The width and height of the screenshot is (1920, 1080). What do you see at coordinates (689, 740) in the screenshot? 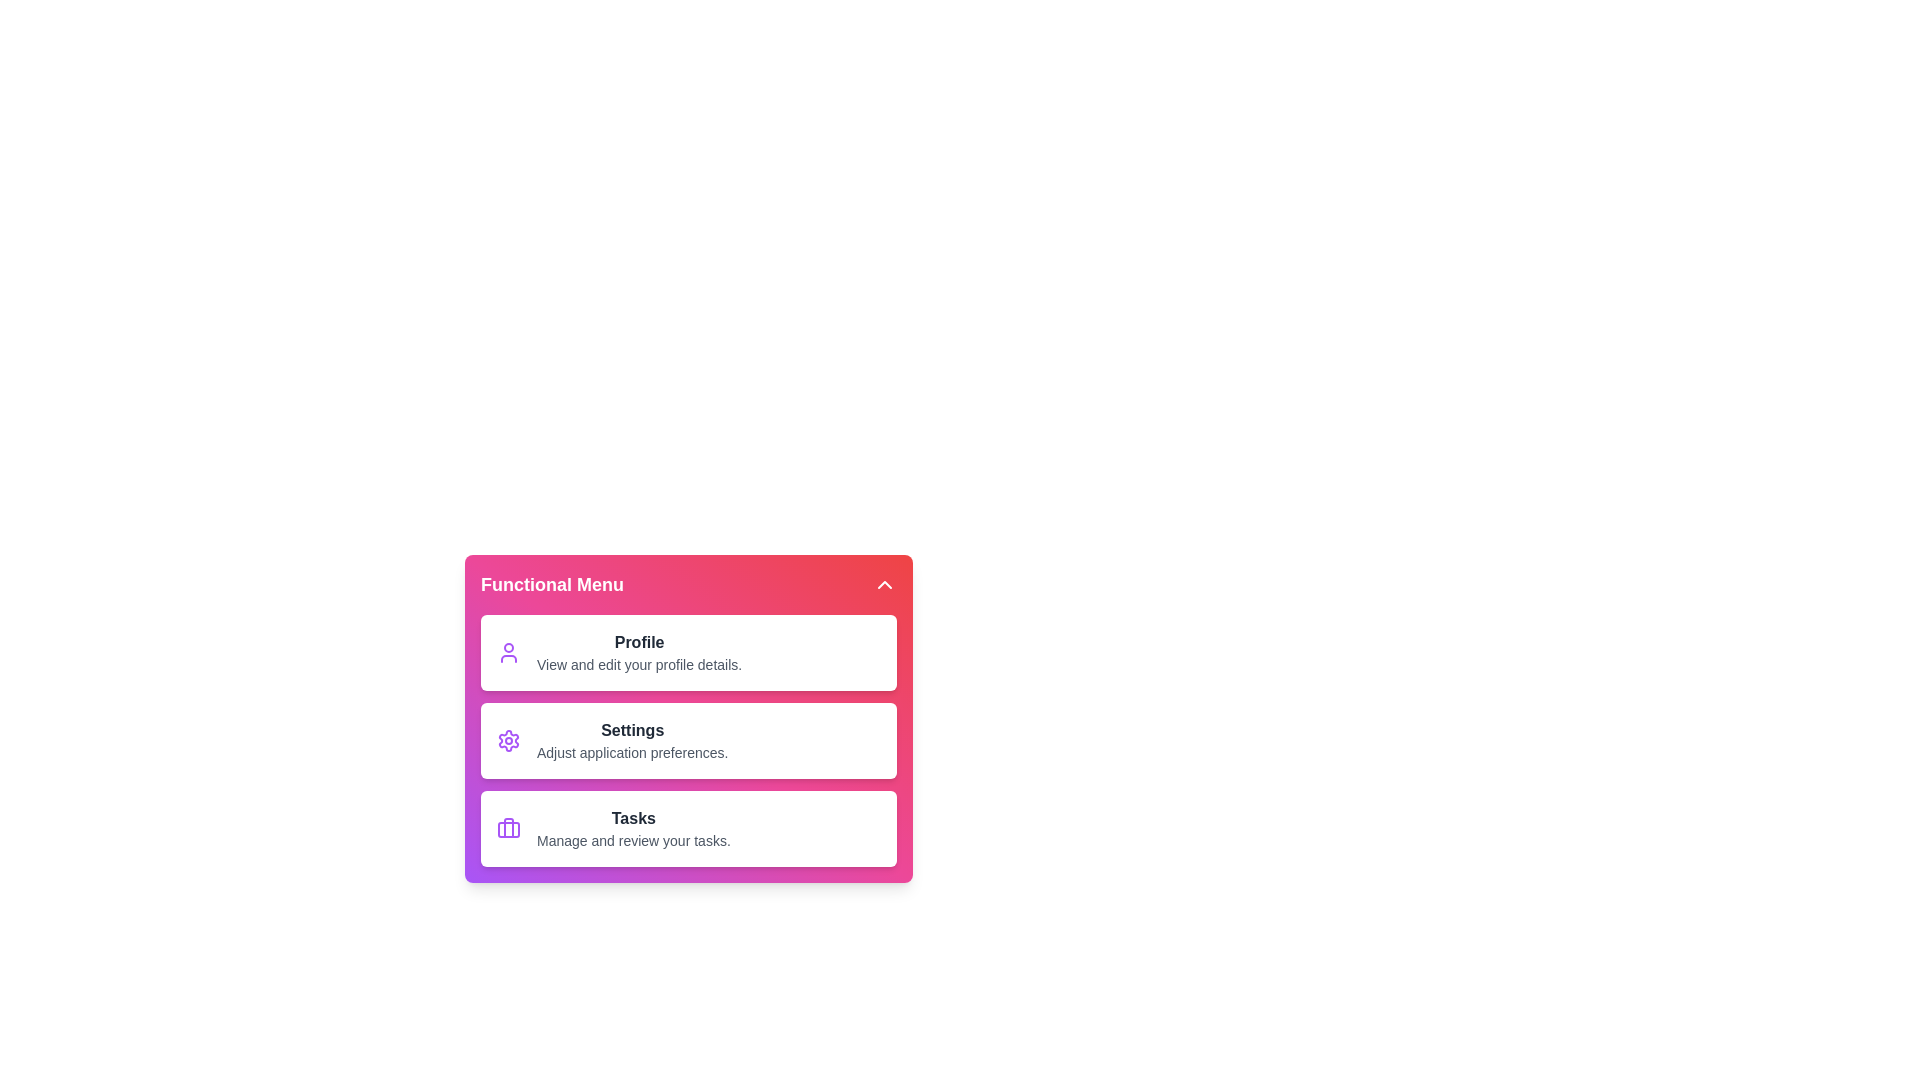
I see `the menu item labeled 'Settings' to observe its hover effect` at bounding box center [689, 740].